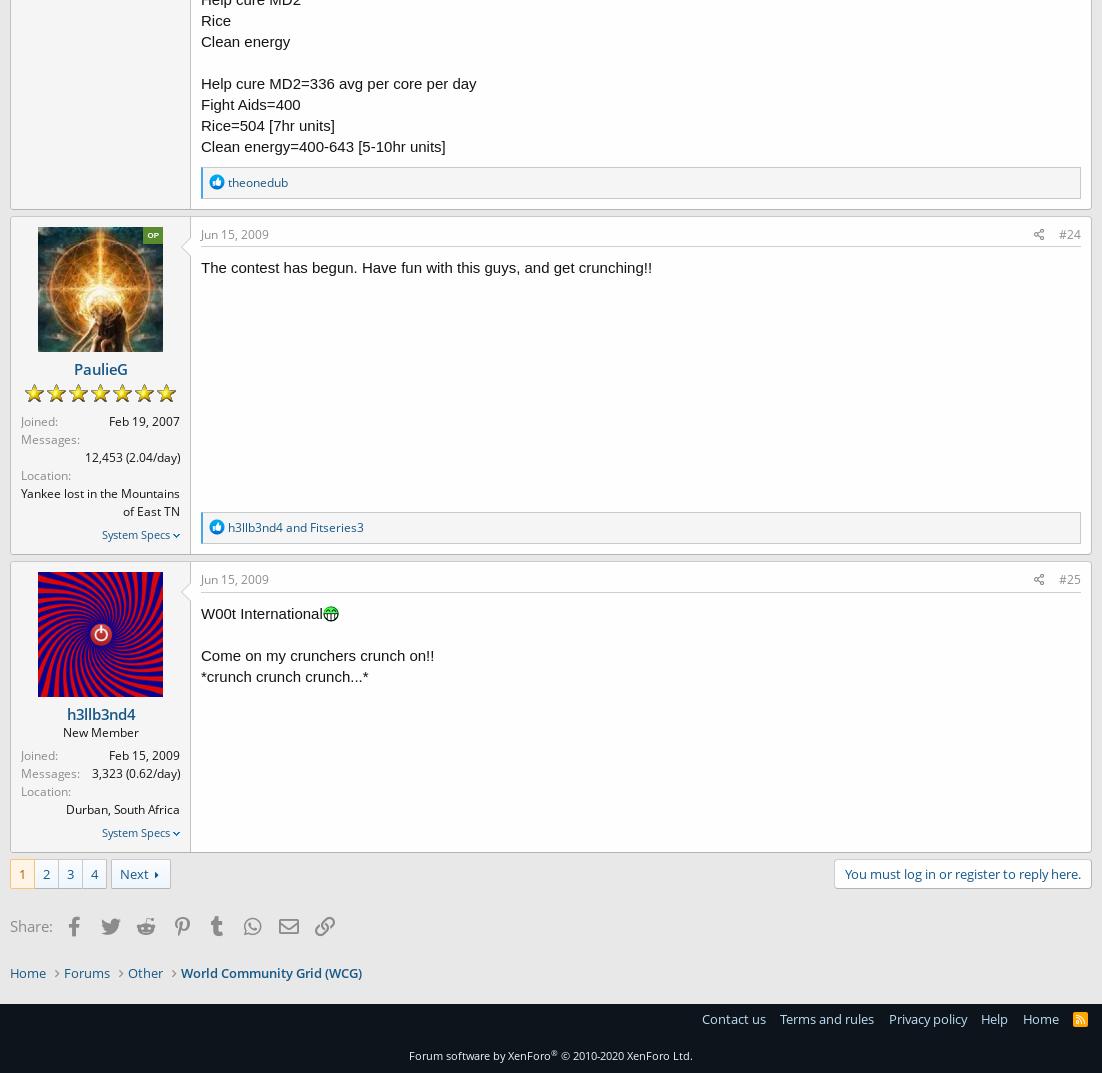  Describe the element at coordinates (30, 925) in the screenshot. I see `'Share:'` at that location.